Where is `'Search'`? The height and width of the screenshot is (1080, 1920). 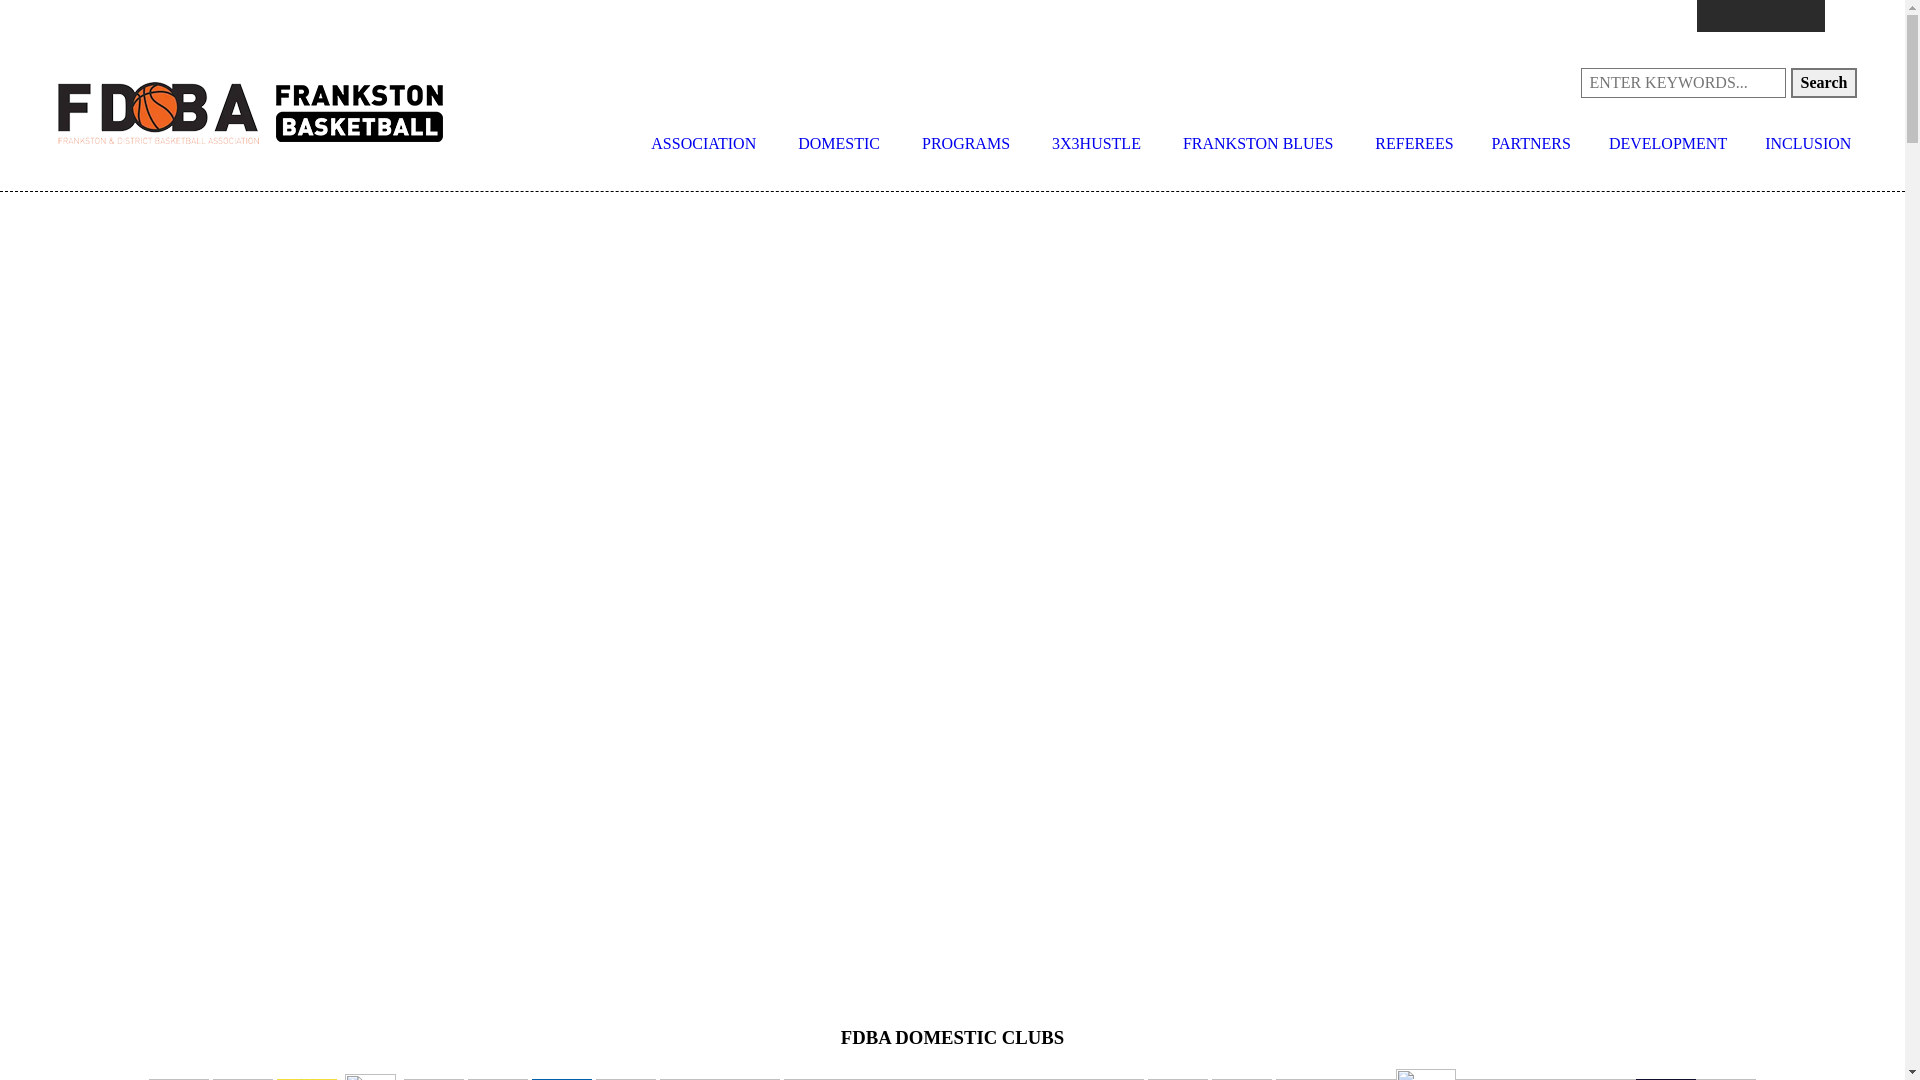
'Search' is located at coordinates (1790, 82).